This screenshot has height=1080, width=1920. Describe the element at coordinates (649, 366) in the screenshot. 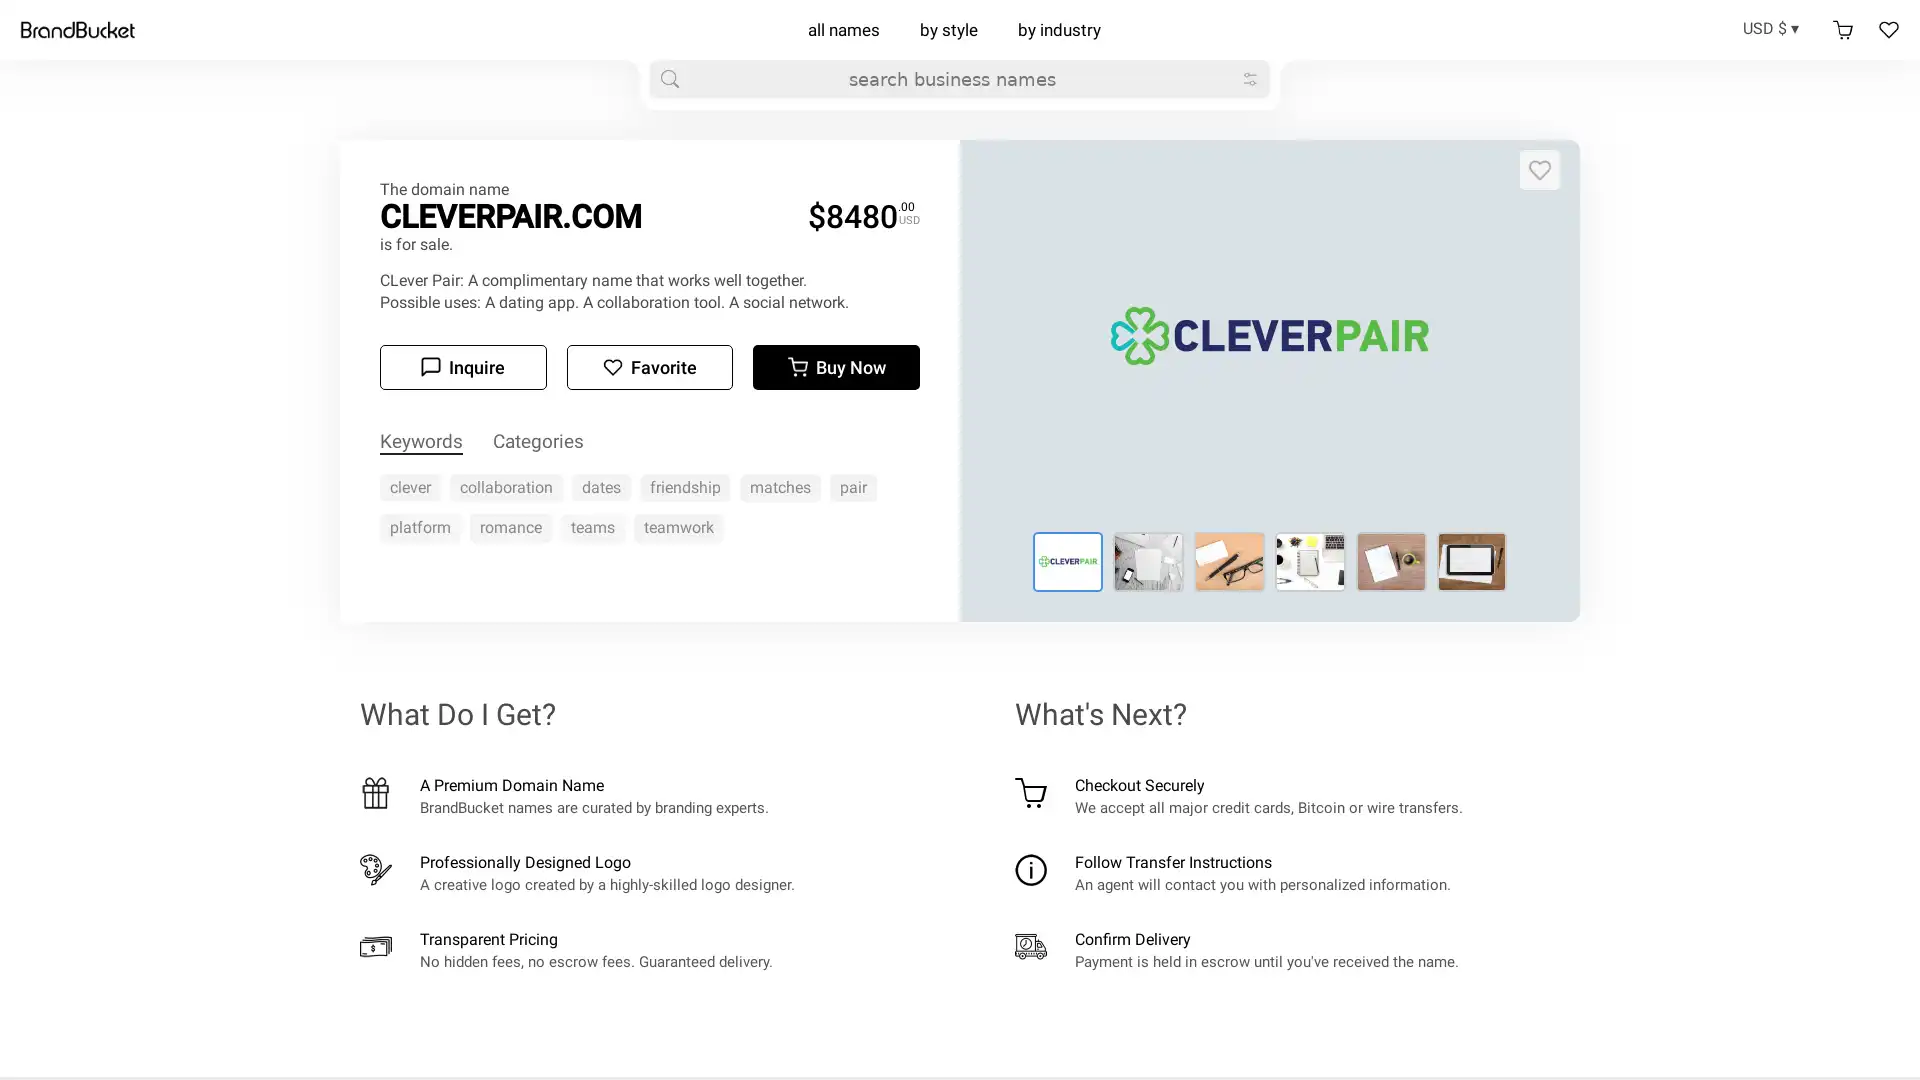

I see `Add to favorites Favorite` at that location.